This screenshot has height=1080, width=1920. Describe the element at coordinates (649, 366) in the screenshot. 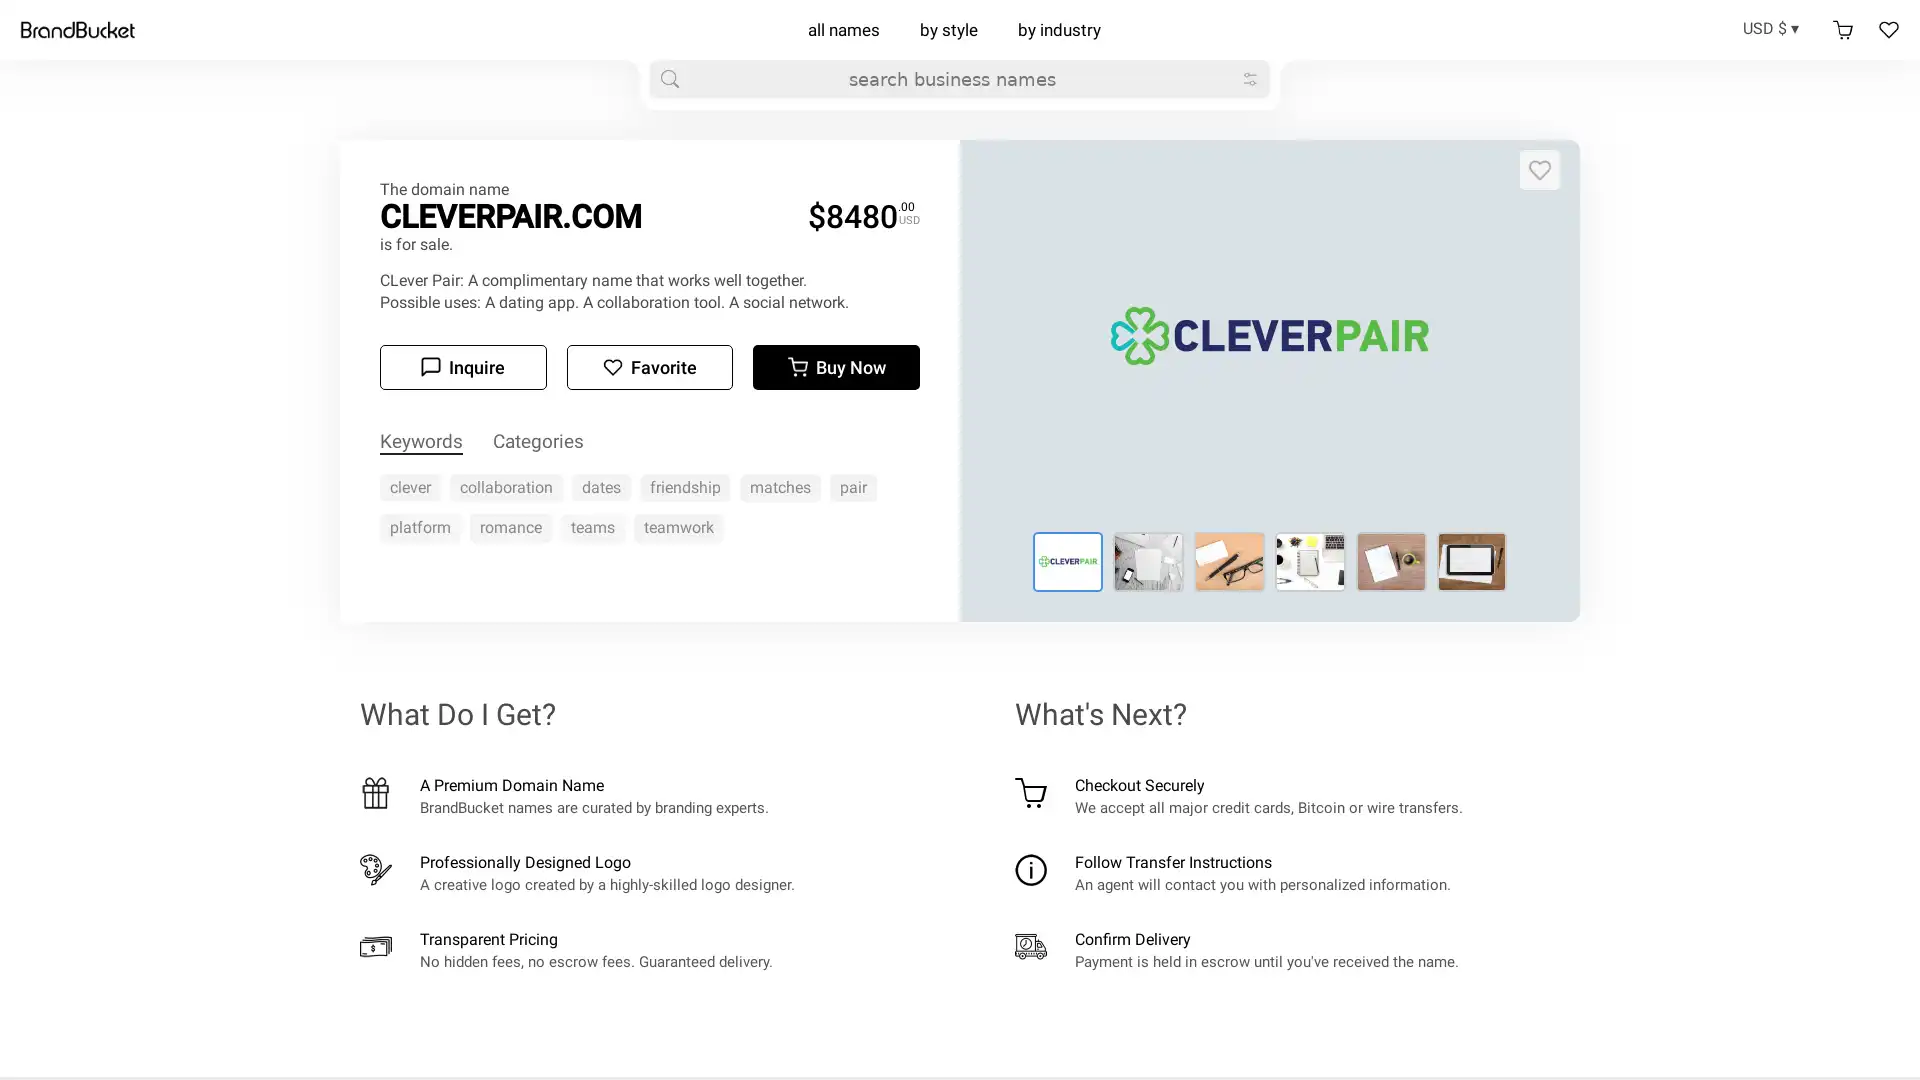

I see `Add to favorites Favorite` at that location.